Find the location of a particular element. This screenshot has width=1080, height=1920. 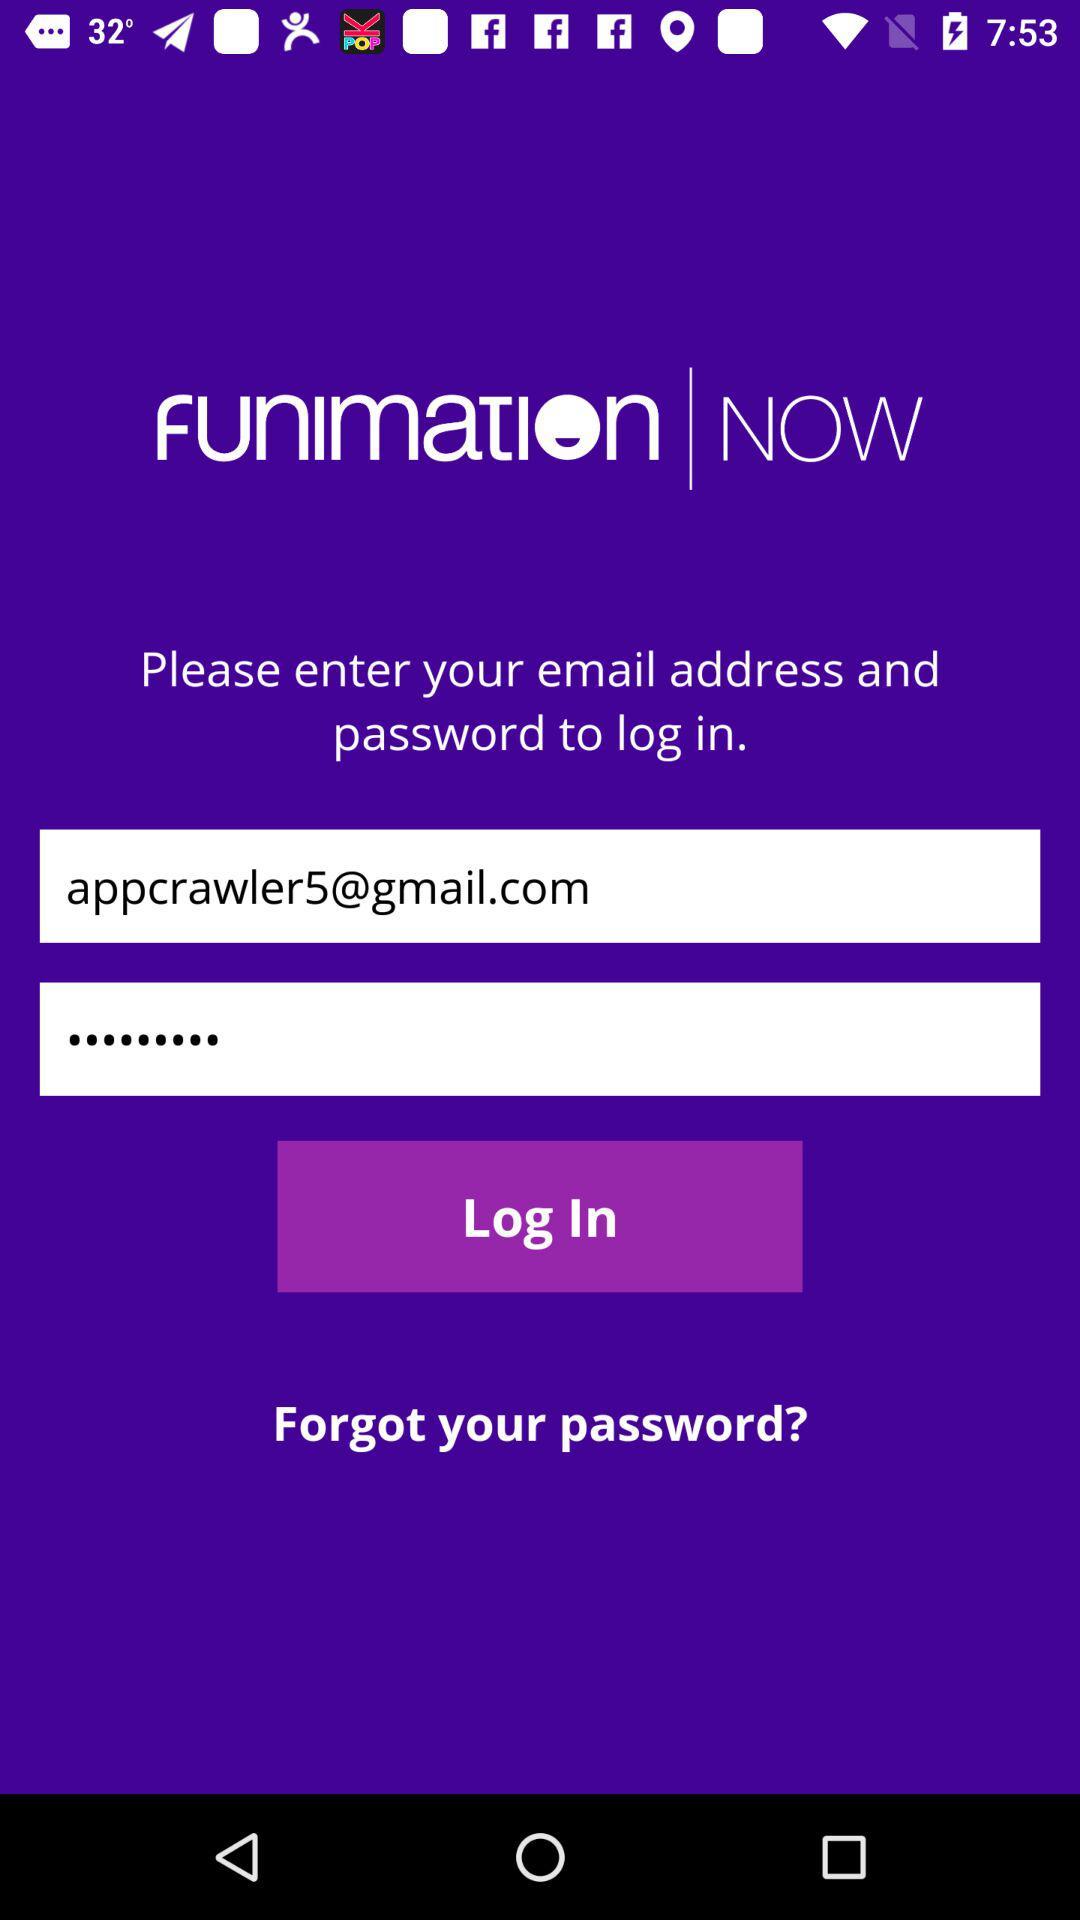

the crowd3116 icon is located at coordinates (540, 1039).